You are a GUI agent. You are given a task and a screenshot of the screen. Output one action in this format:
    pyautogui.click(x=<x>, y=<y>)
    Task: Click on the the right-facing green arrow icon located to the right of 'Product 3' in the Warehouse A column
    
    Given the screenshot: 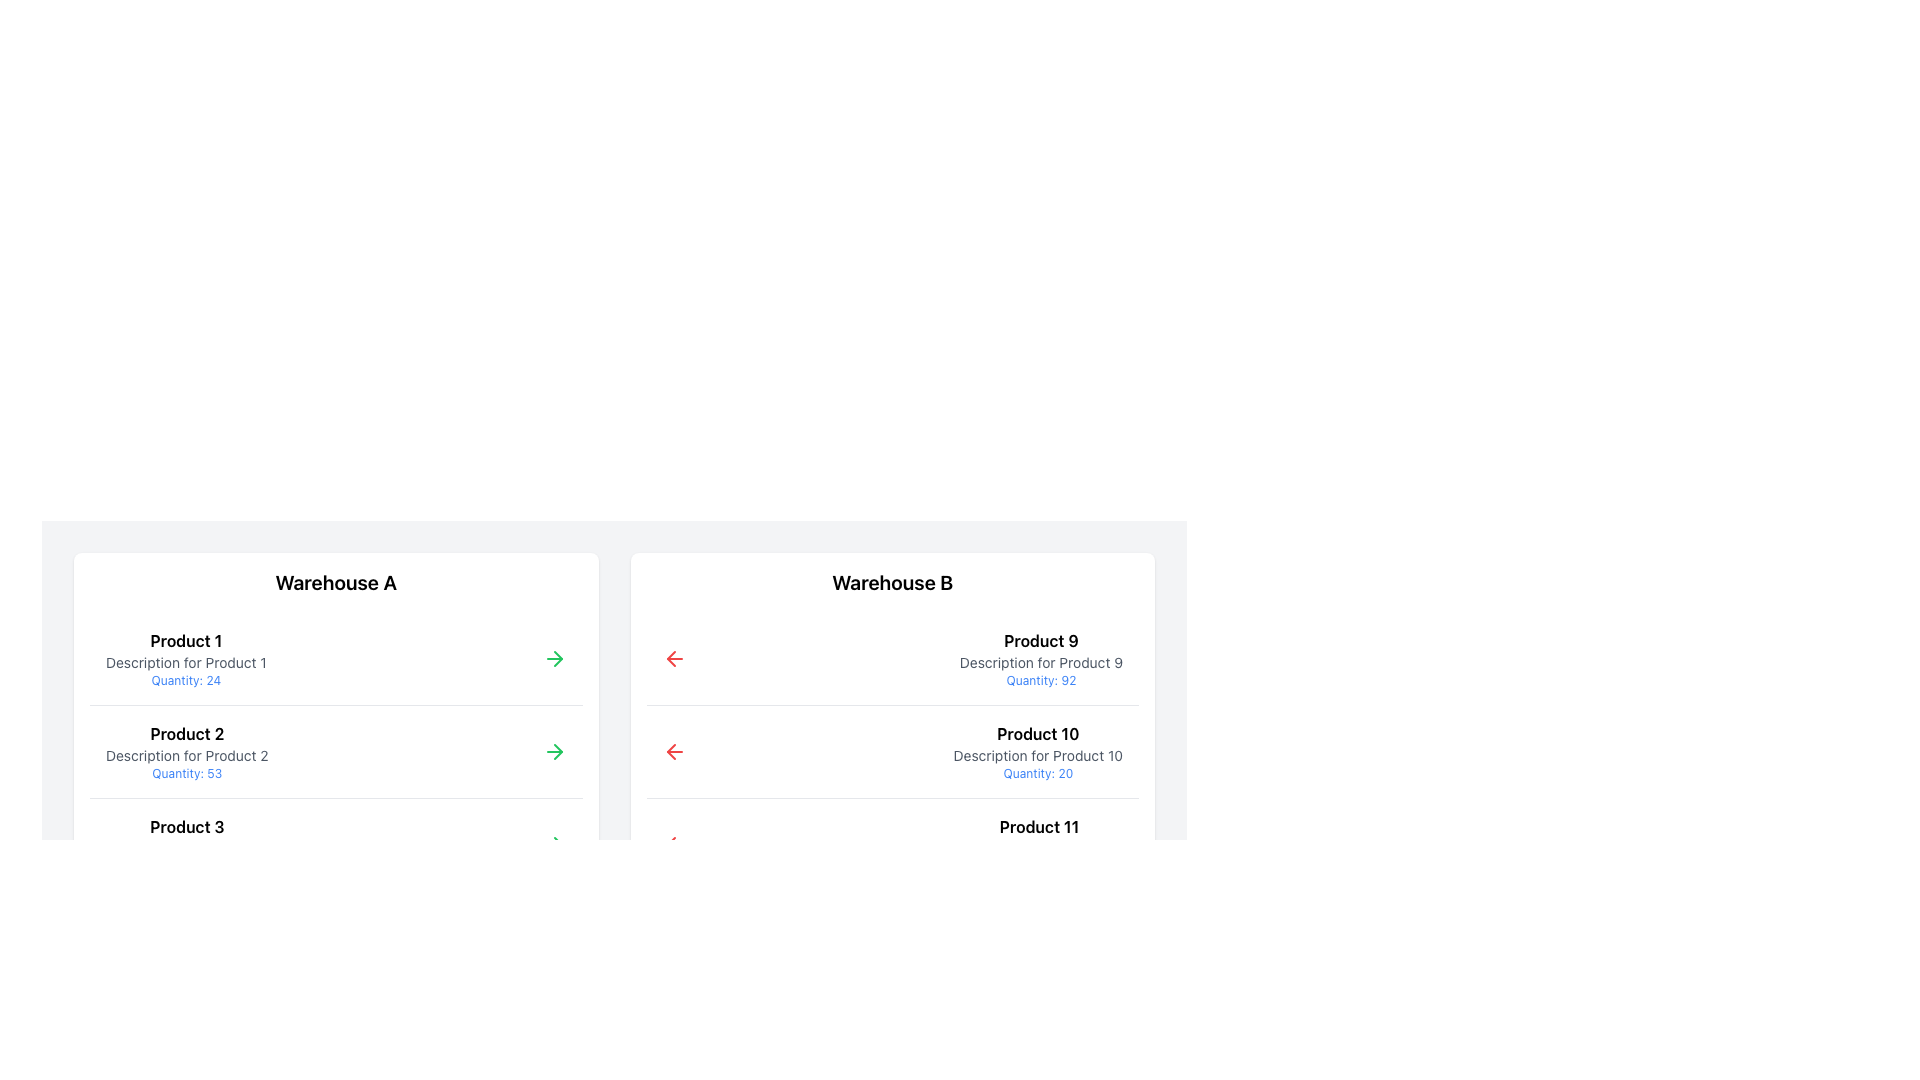 What is the action you would take?
    pyautogui.click(x=554, y=844)
    